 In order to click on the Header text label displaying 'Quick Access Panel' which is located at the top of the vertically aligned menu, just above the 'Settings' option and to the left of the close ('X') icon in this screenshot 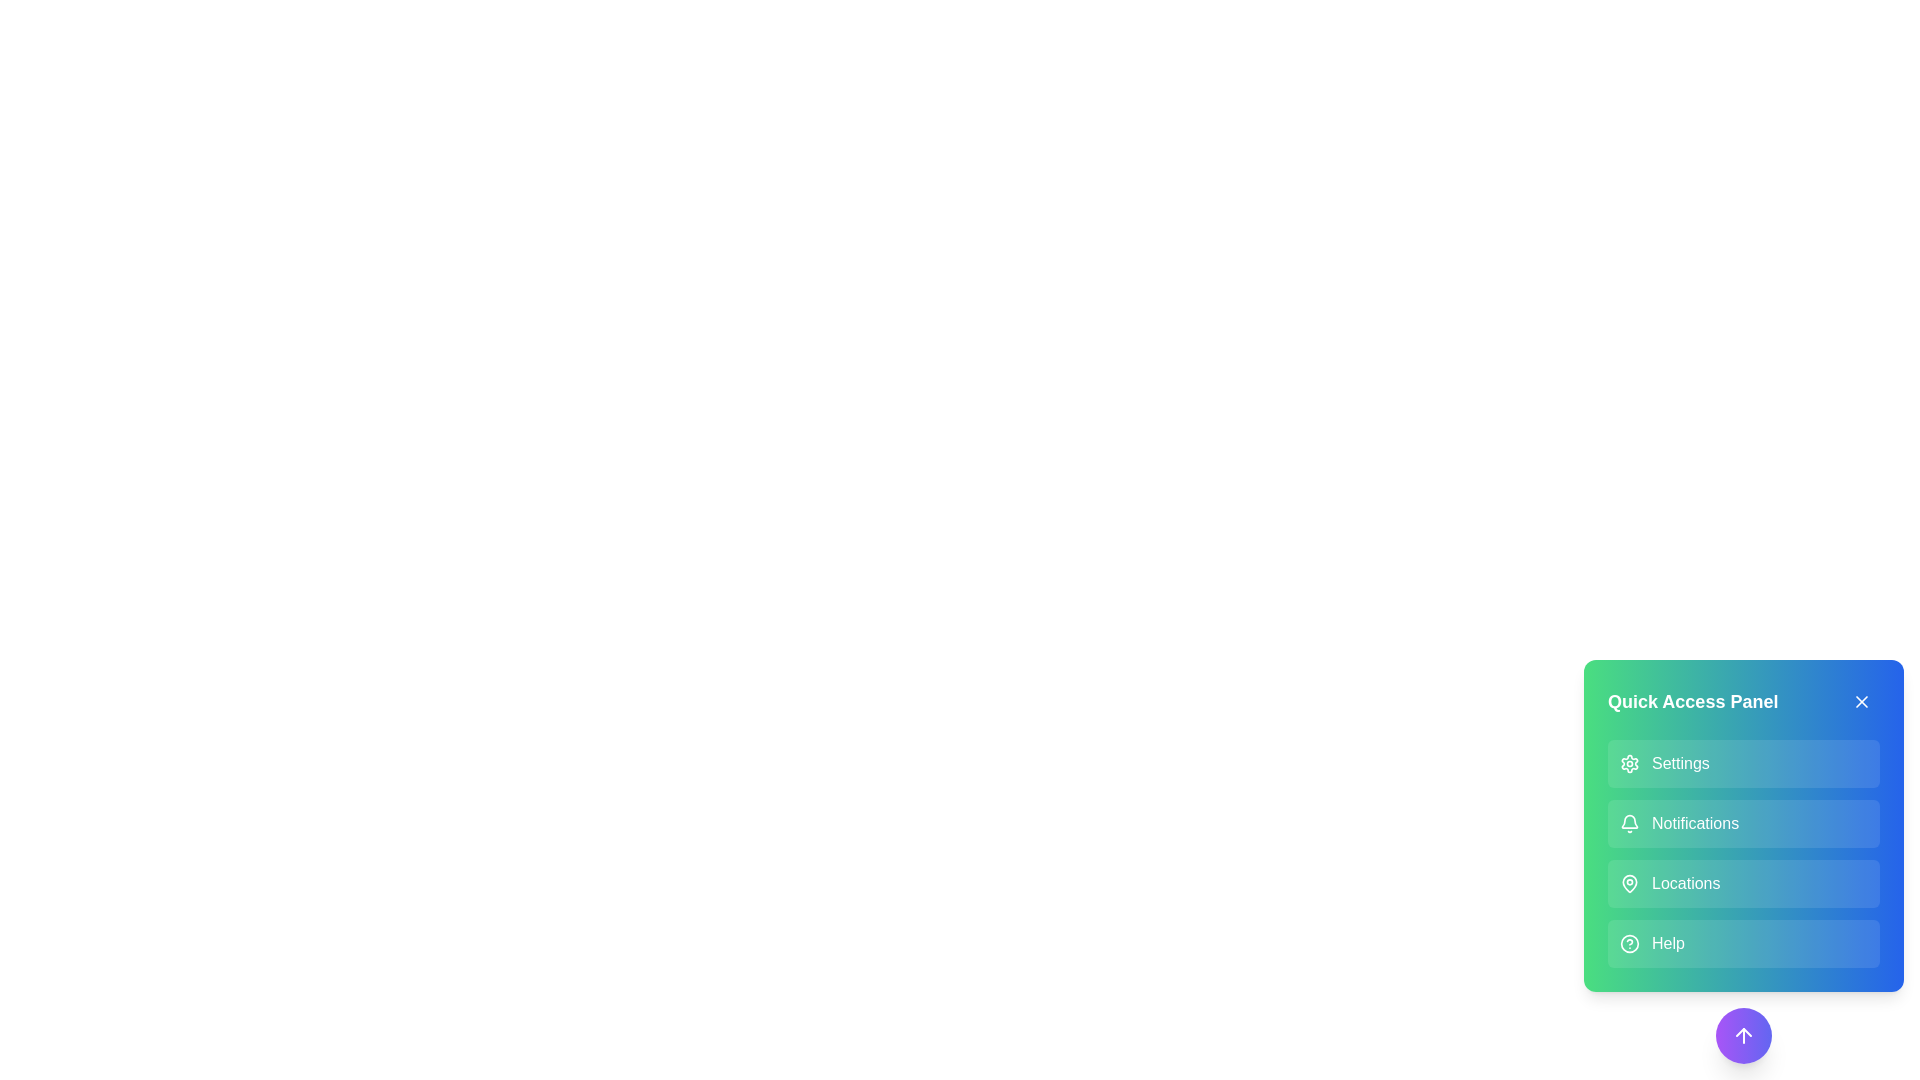, I will do `click(1742, 701)`.